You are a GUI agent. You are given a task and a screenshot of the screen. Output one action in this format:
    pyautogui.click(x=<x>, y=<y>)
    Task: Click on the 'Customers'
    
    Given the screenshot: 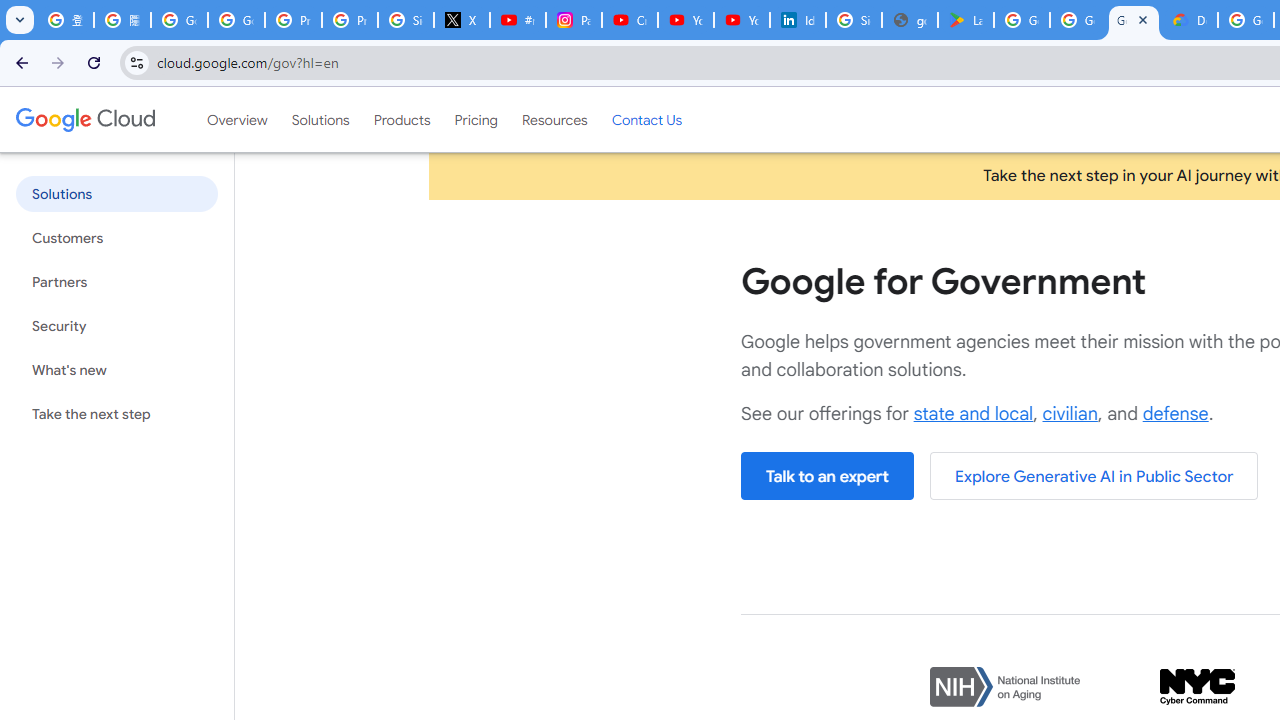 What is the action you would take?
    pyautogui.click(x=115, y=237)
    